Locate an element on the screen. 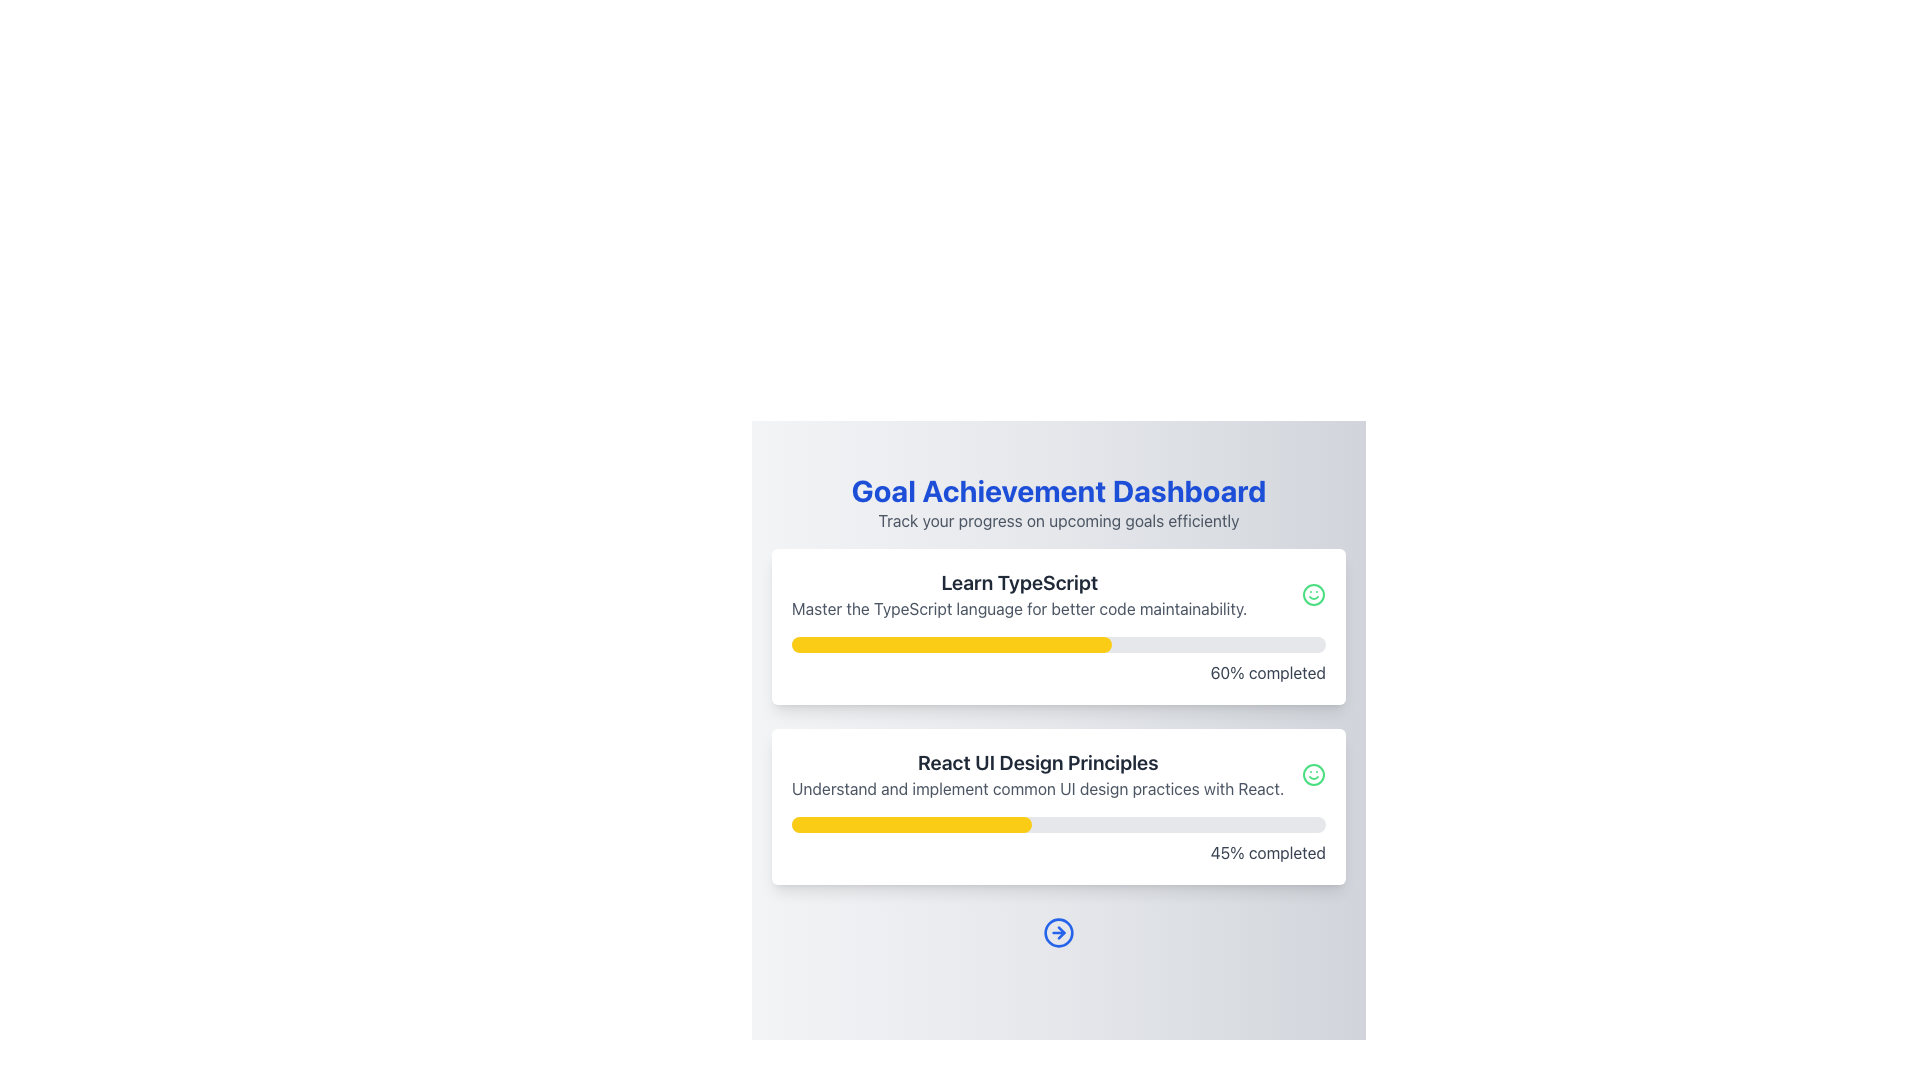 This screenshot has width=1920, height=1080. the Header Section of the dashboard, which serves as a title header providing a welcoming message and summarizing the purpose to track progress on upcoming goals is located at coordinates (1058, 494).